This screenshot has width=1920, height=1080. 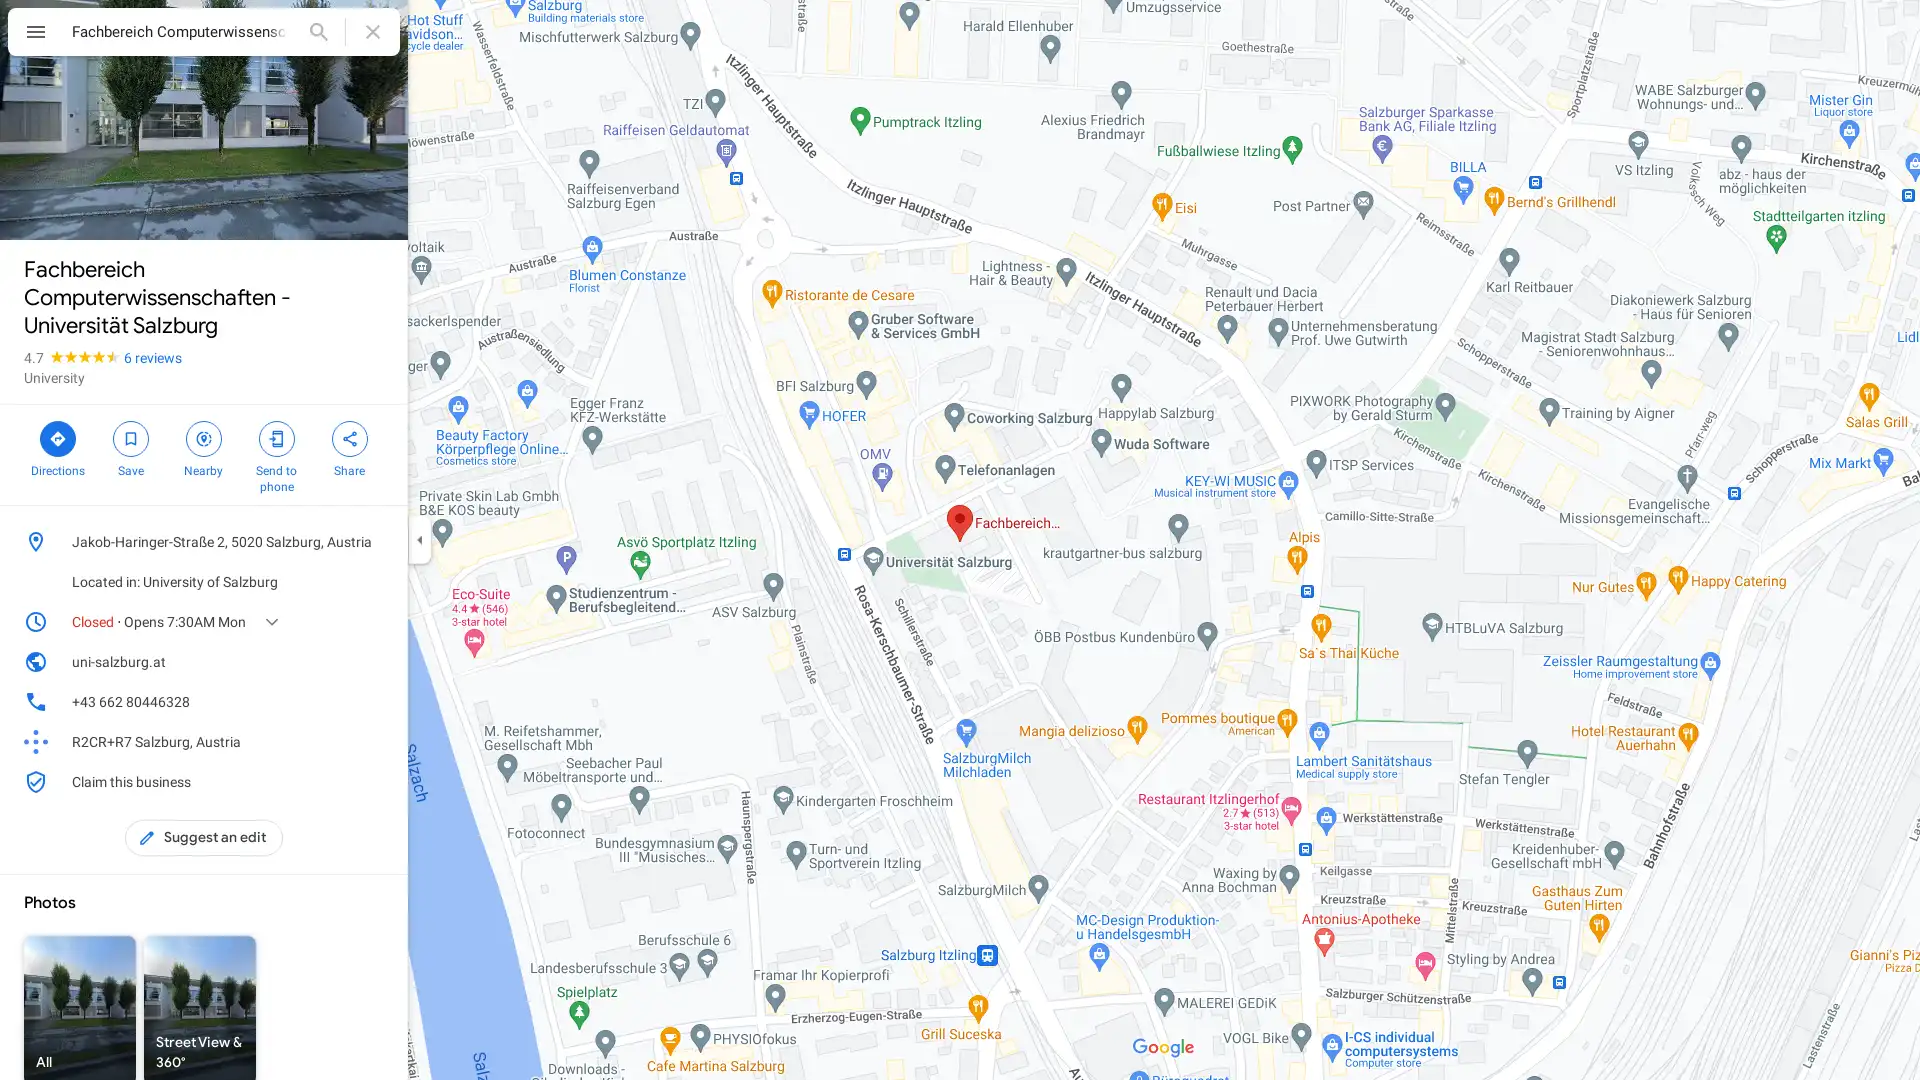 I want to click on University, so click(x=54, y=378).